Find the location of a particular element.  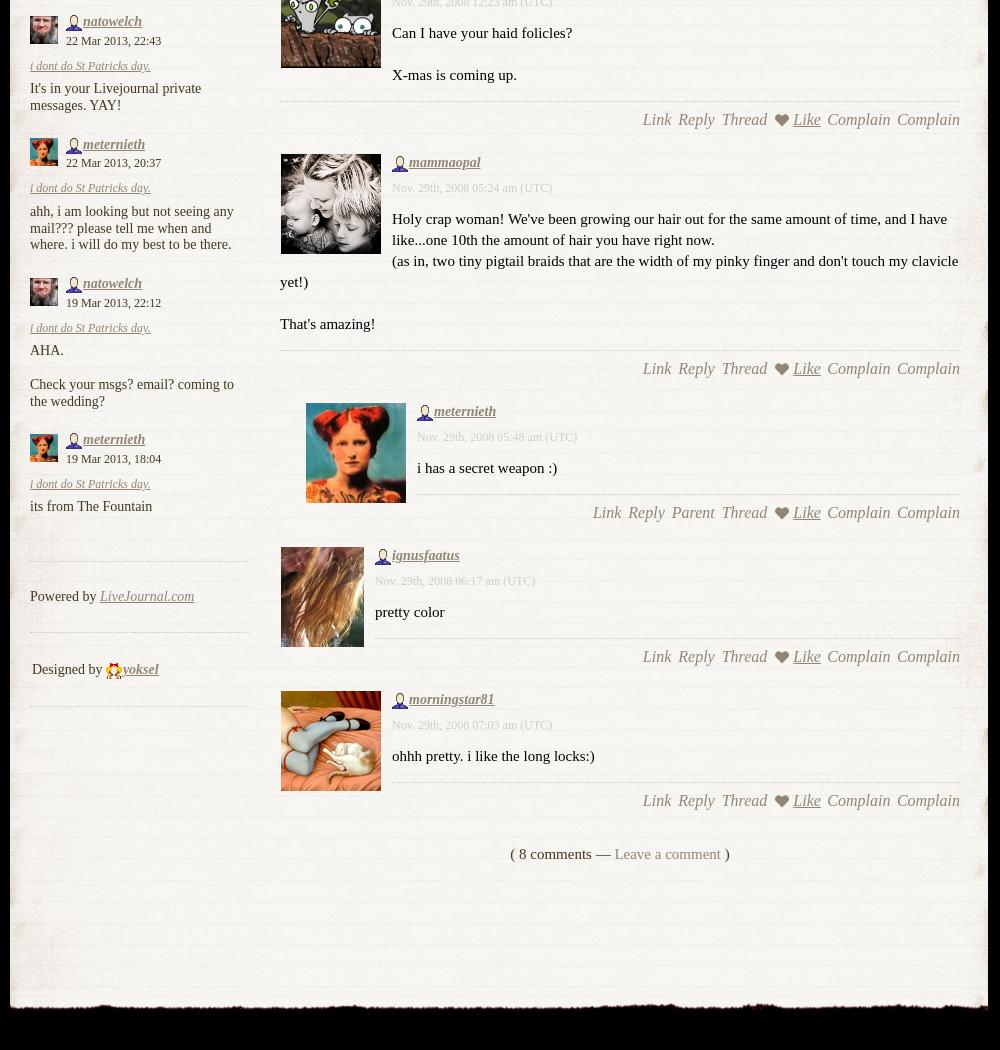

'morningstar81' is located at coordinates (450, 699).